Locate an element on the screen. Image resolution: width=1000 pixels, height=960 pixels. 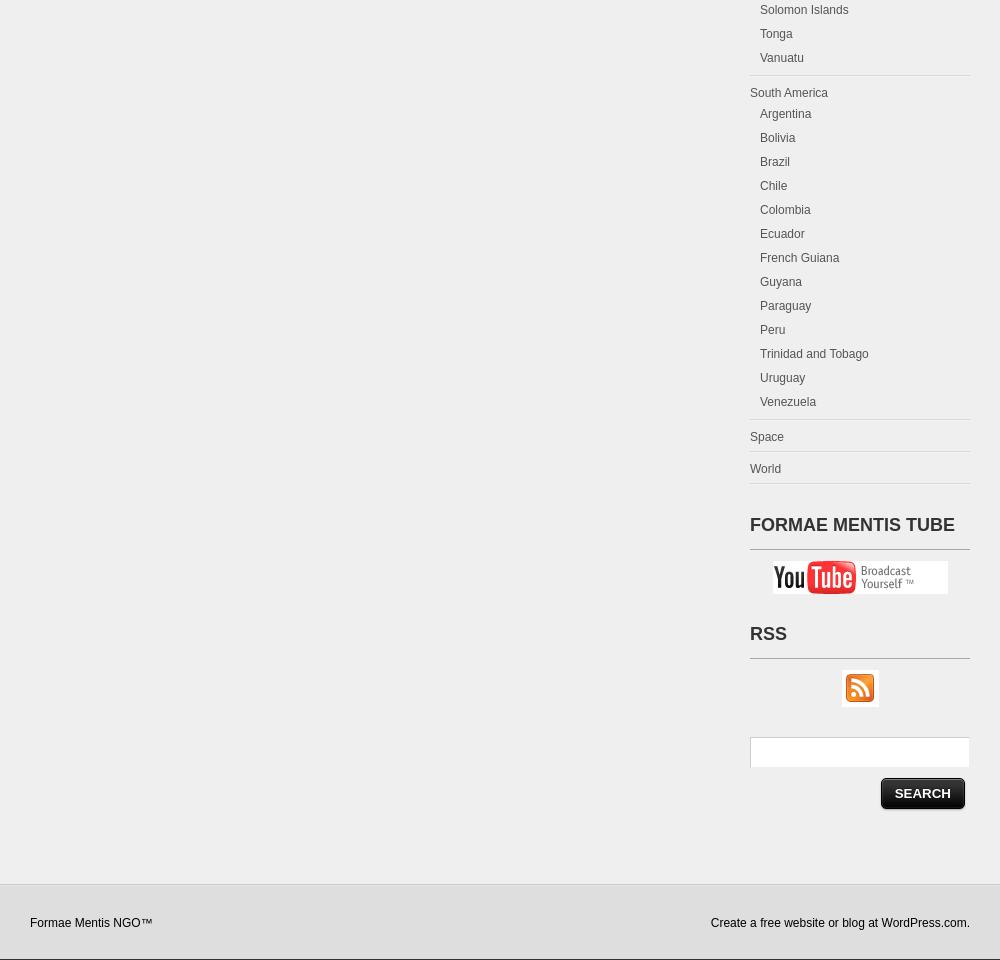
'World' is located at coordinates (765, 468).